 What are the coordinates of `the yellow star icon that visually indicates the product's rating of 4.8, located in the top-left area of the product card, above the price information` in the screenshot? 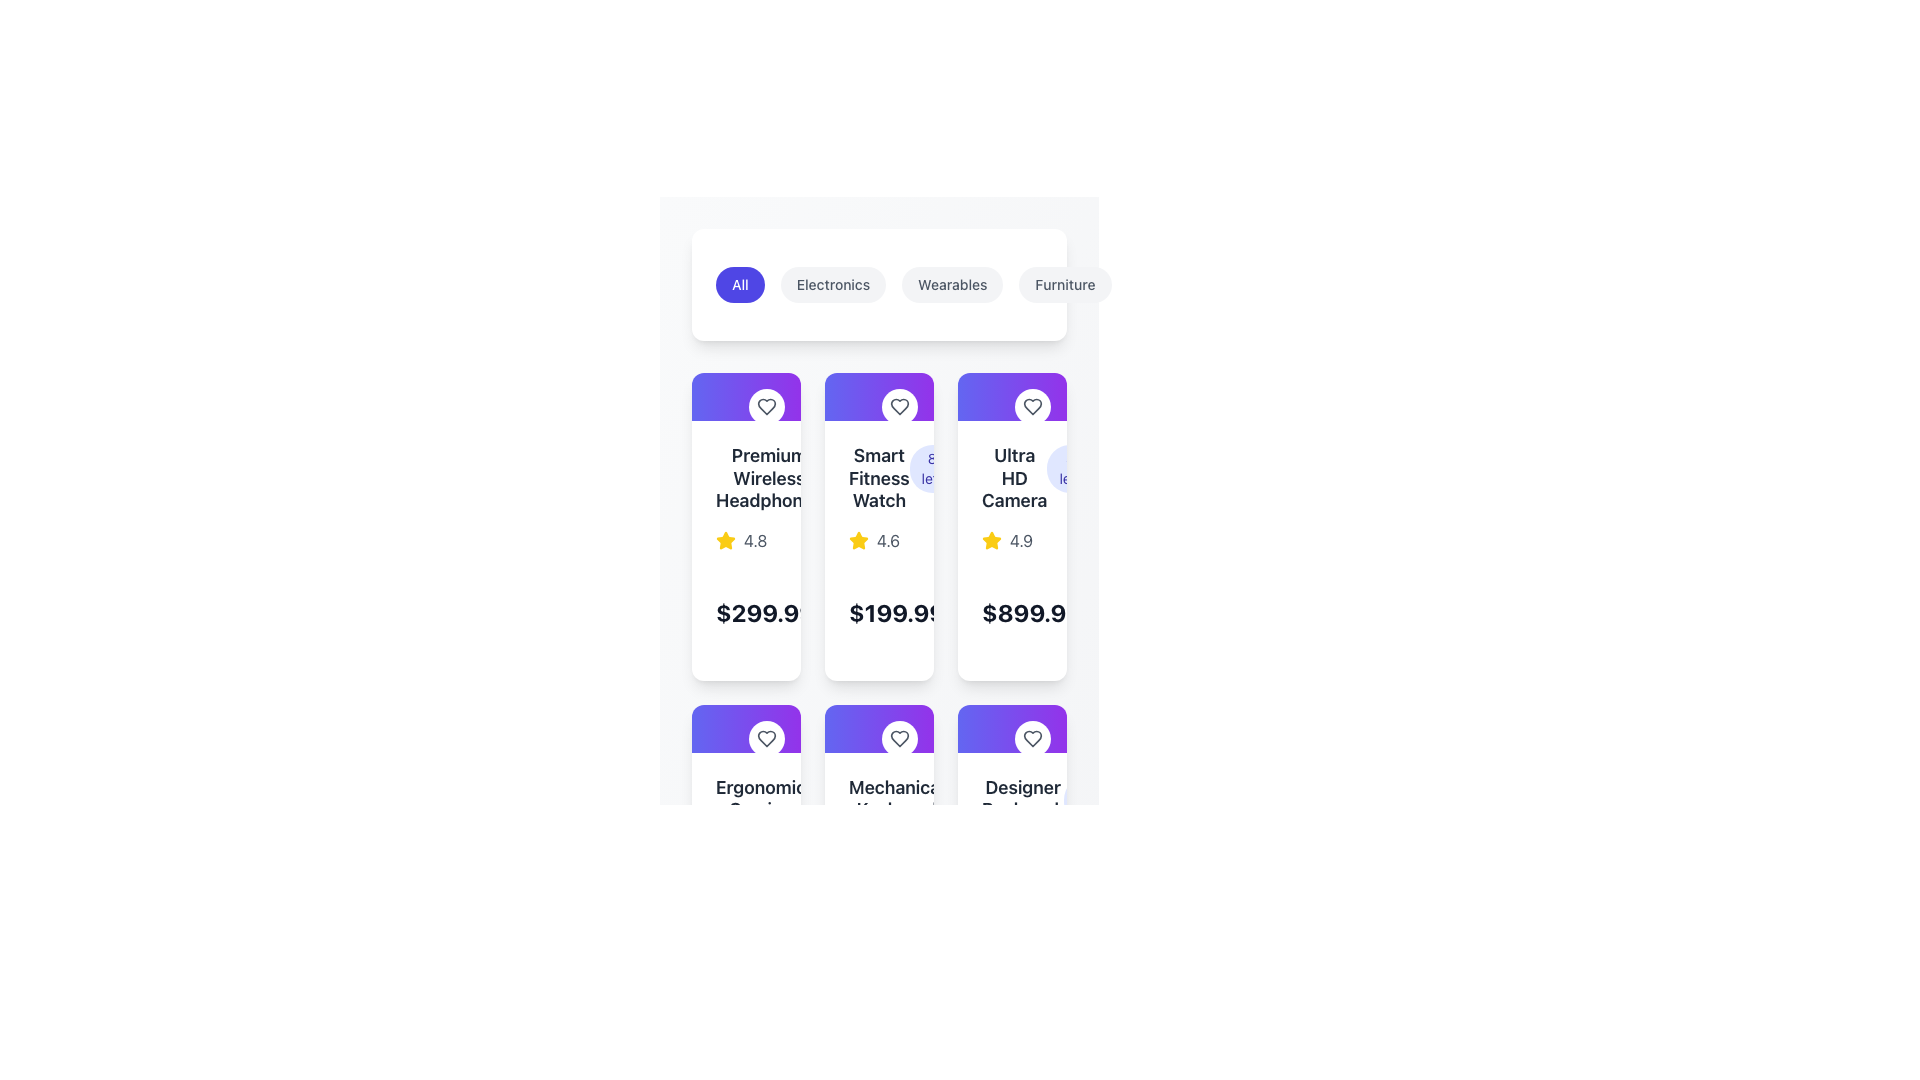 It's located at (724, 540).